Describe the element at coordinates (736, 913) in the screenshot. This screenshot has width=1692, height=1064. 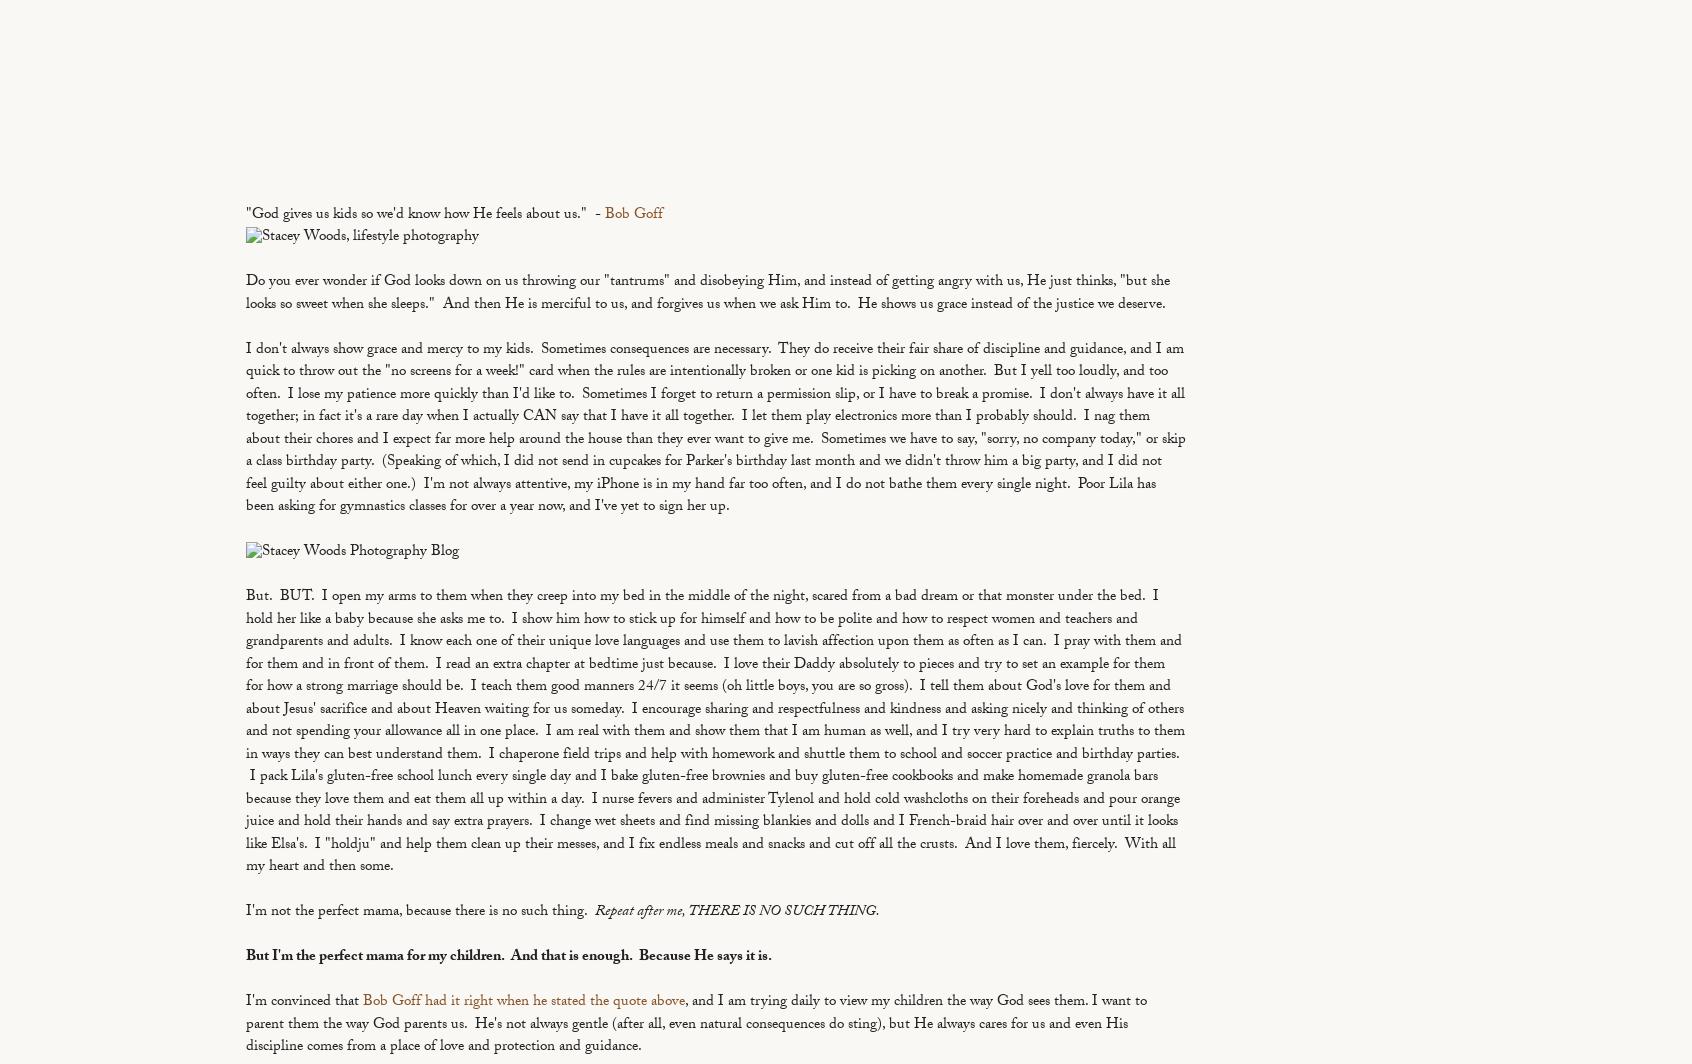
I see `'Repeat after me, THERE IS NO SUCH THING.'` at that location.